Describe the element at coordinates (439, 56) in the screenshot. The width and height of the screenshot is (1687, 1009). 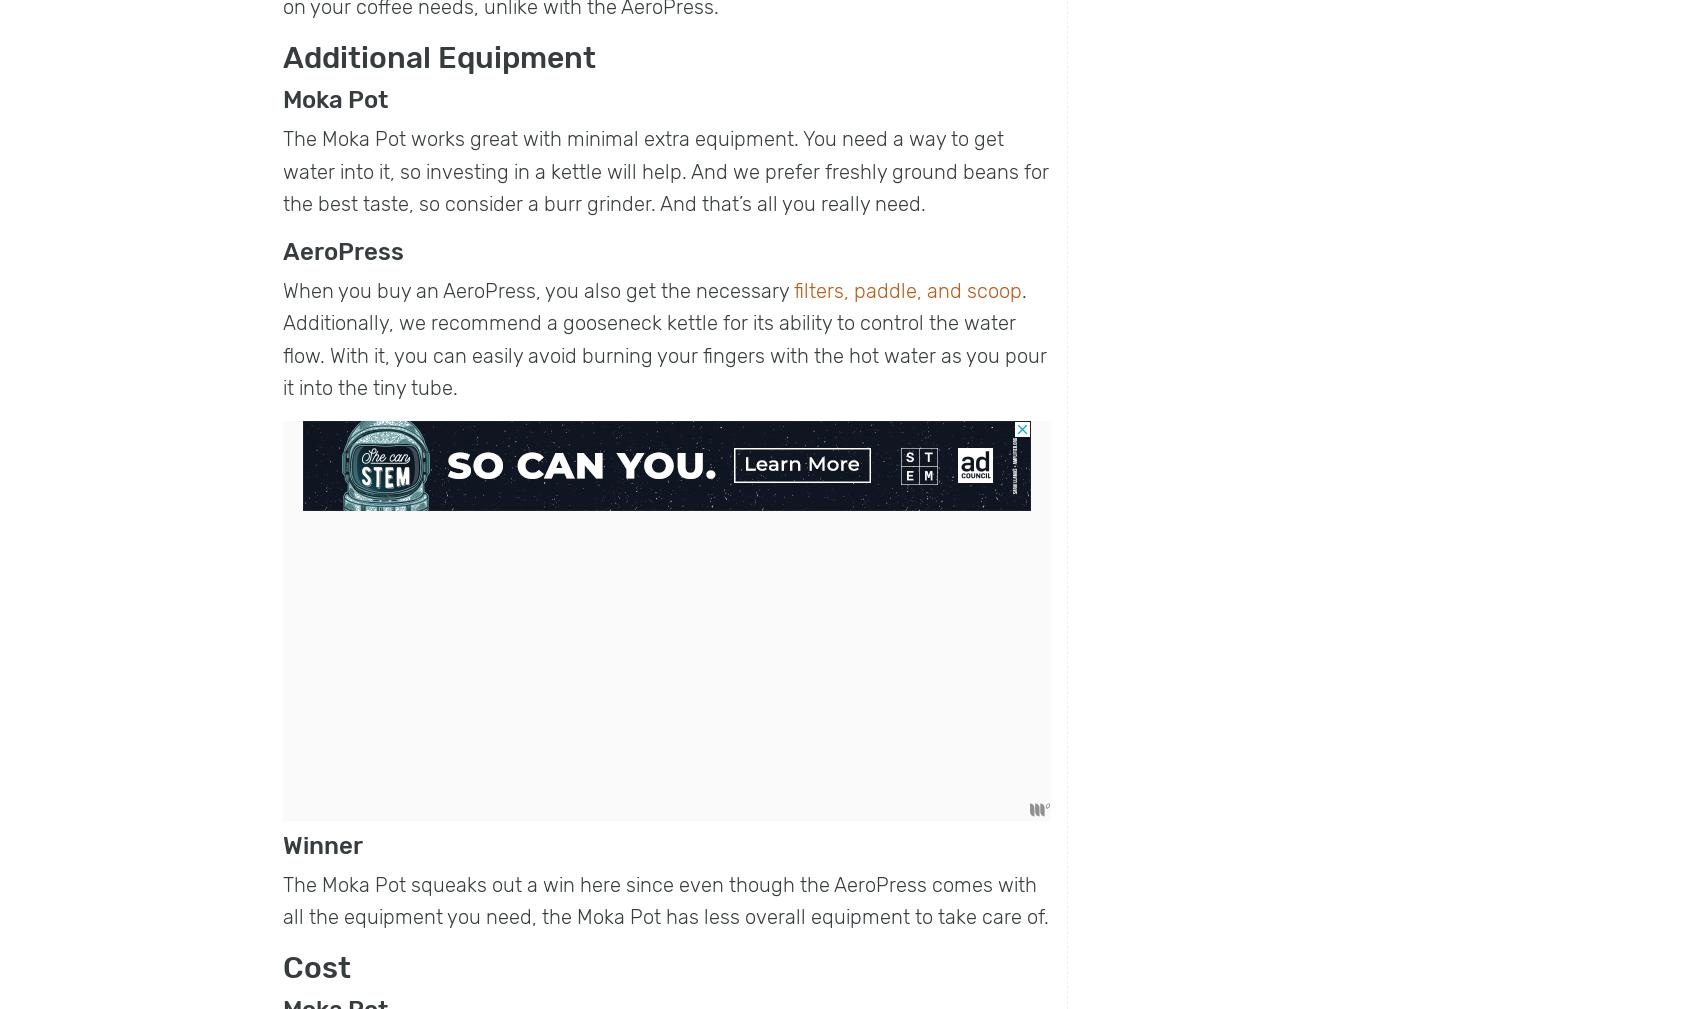
I see `'Additional Equipment'` at that location.